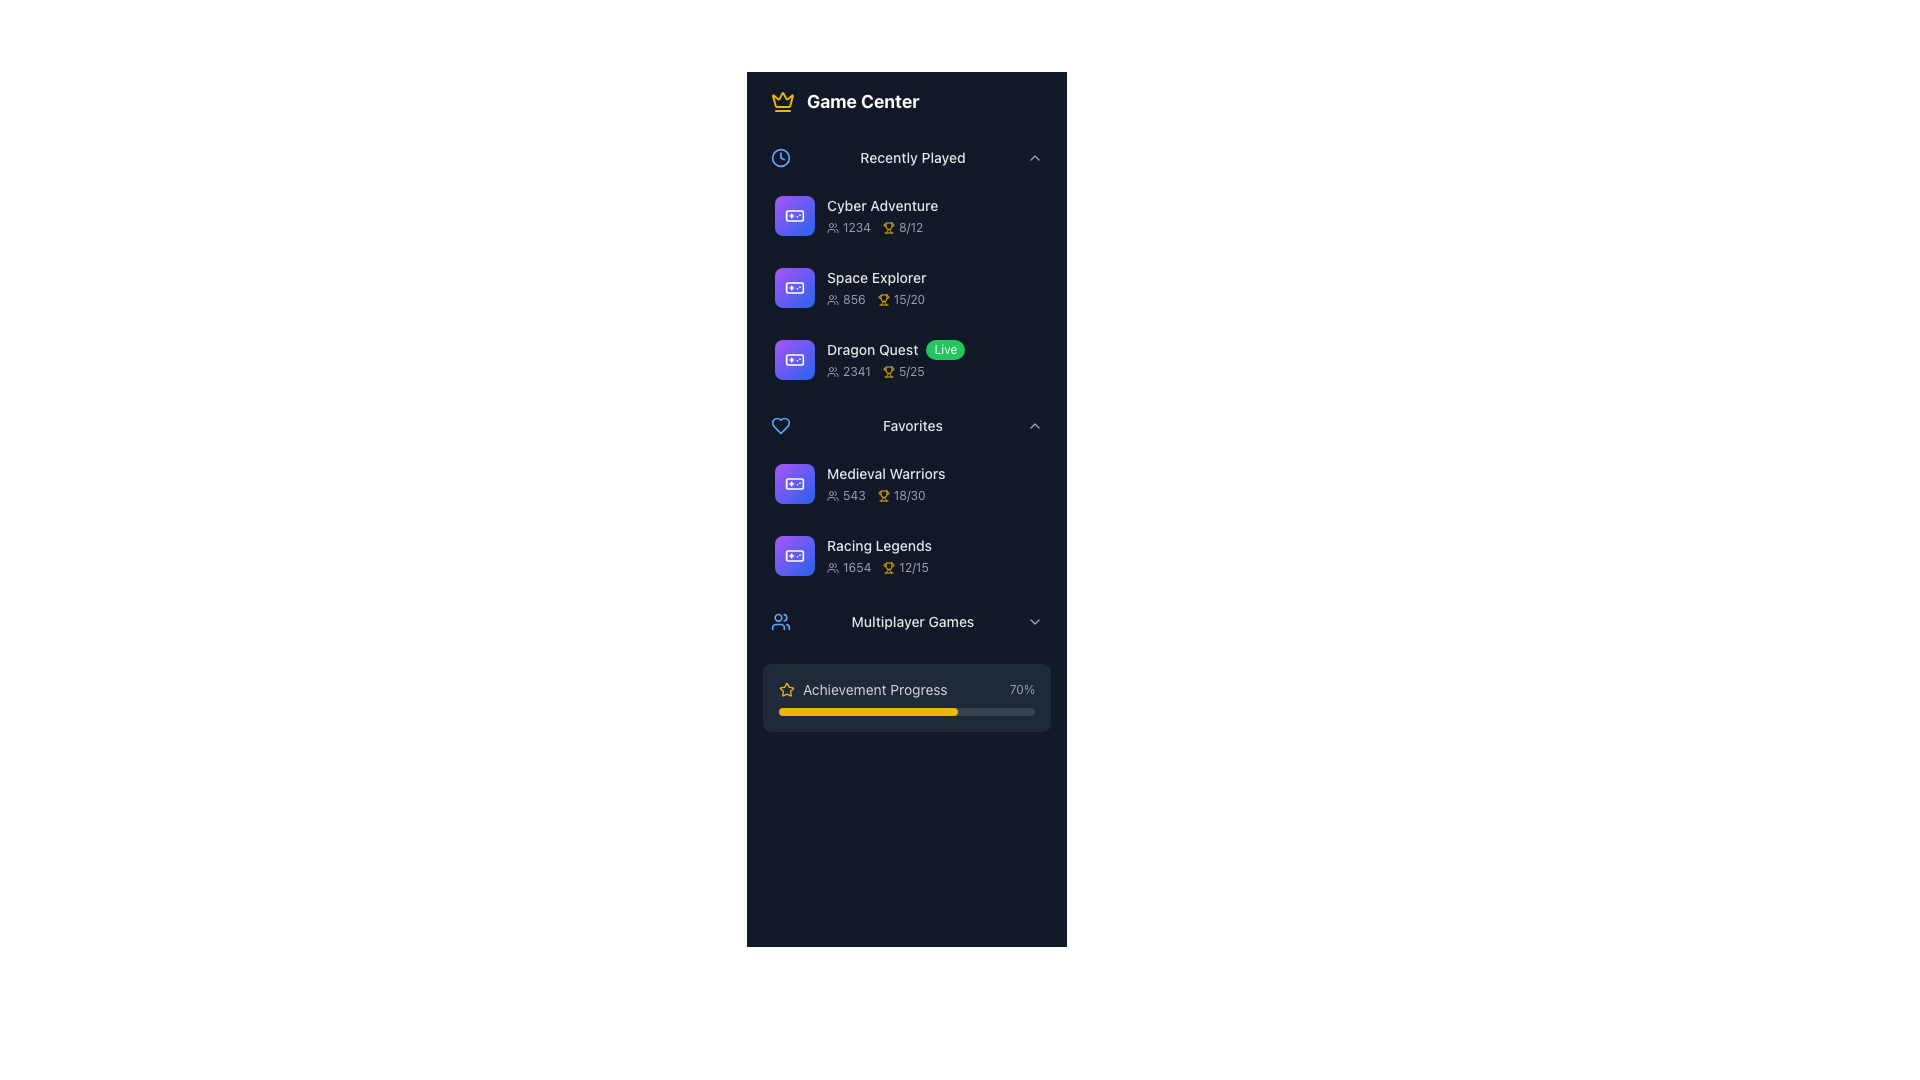 The height and width of the screenshot is (1080, 1920). Describe the element at coordinates (931, 205) in the screenshot. I see `the static text label that identifies the first game entry in the 'Recently Played' section of the Game Center` at that location.